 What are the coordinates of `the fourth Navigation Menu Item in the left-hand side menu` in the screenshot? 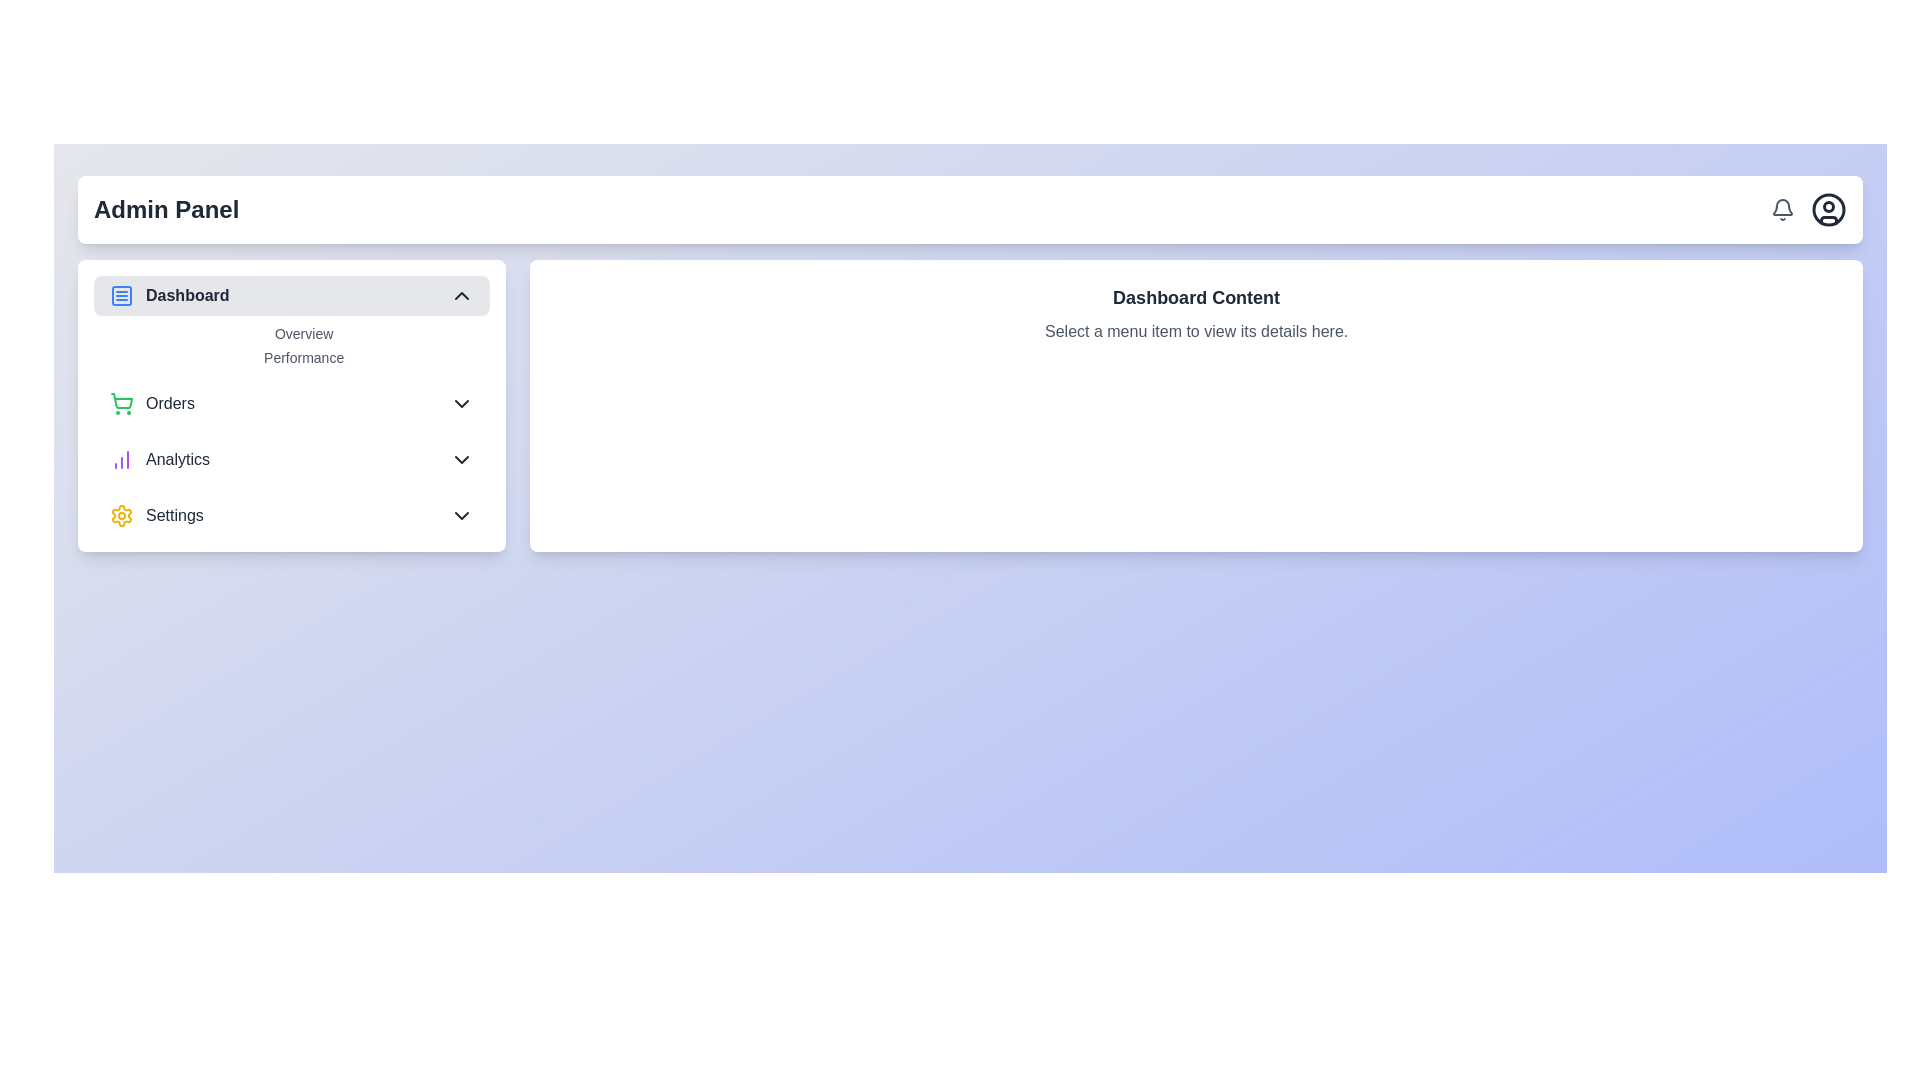 It's located at (155, 515).